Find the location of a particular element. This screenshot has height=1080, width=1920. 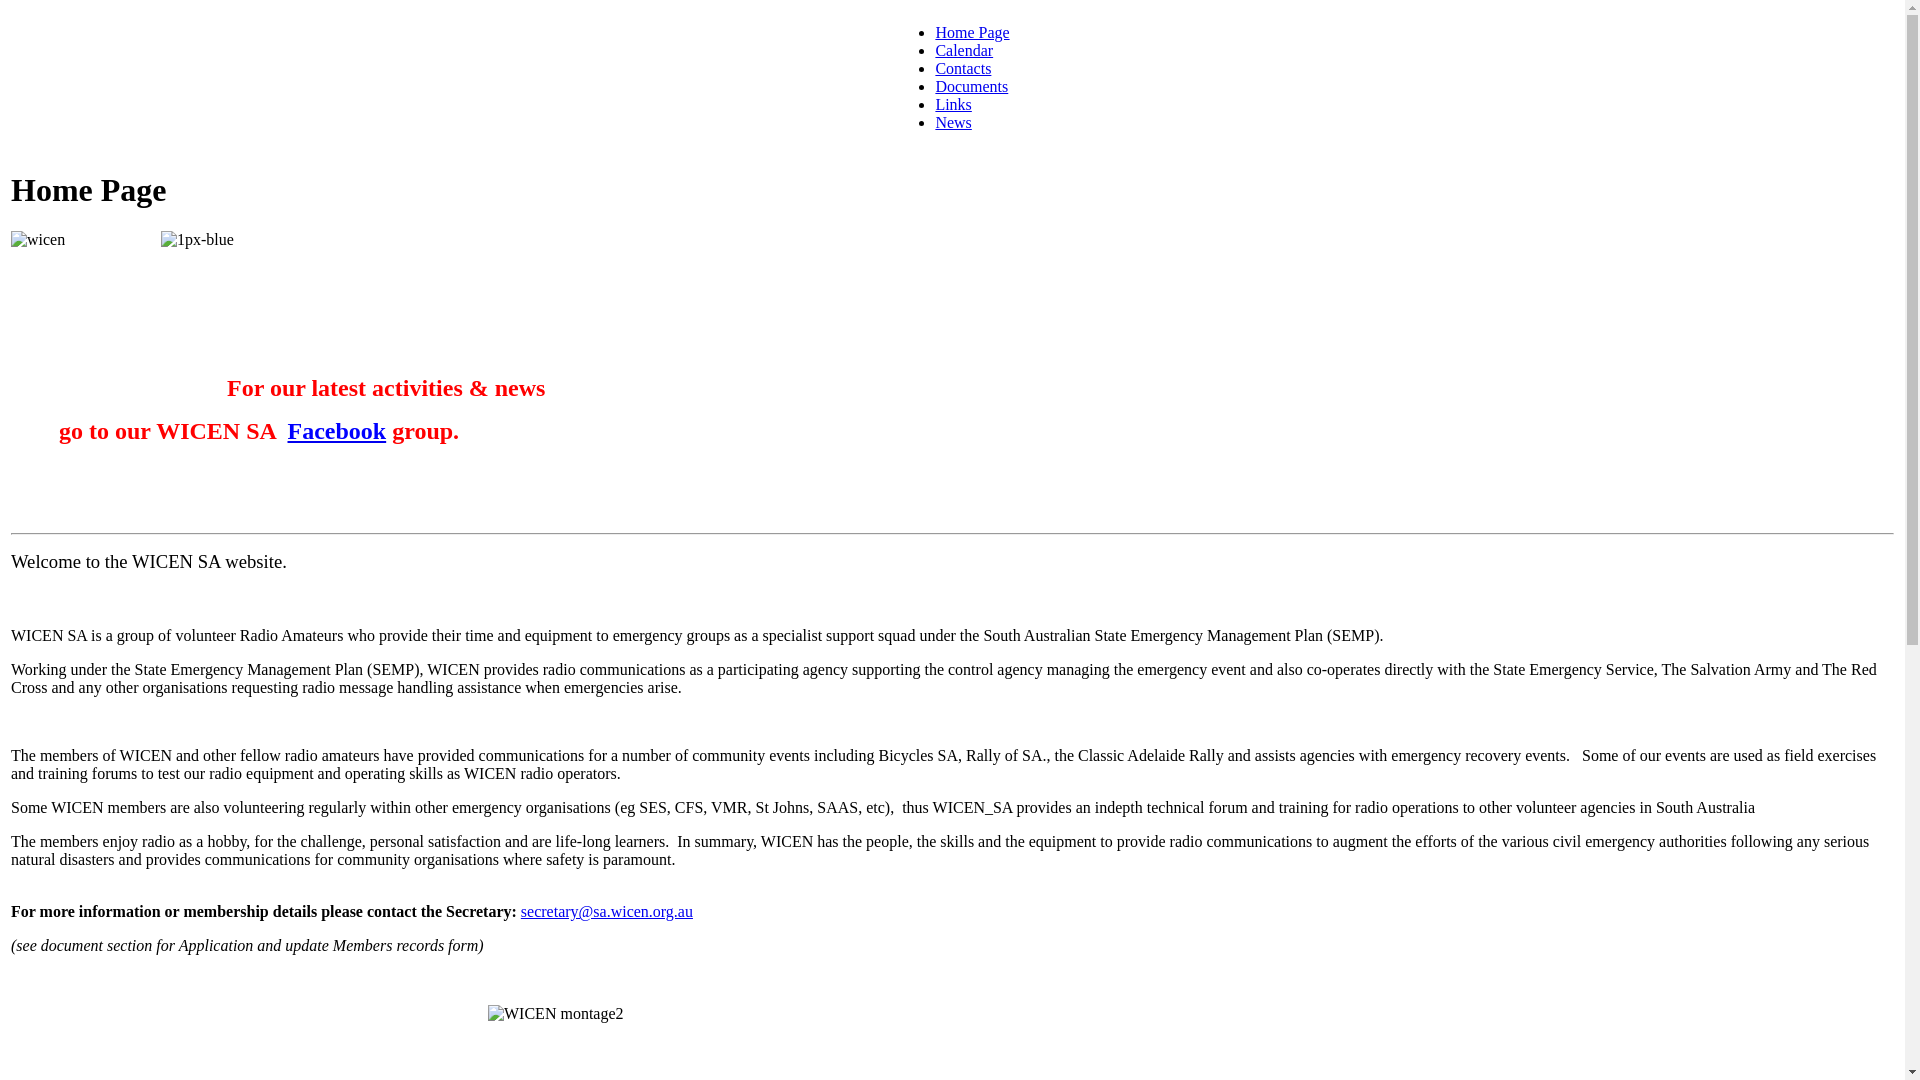

'Contacts' is located at coordinates (963, 67).